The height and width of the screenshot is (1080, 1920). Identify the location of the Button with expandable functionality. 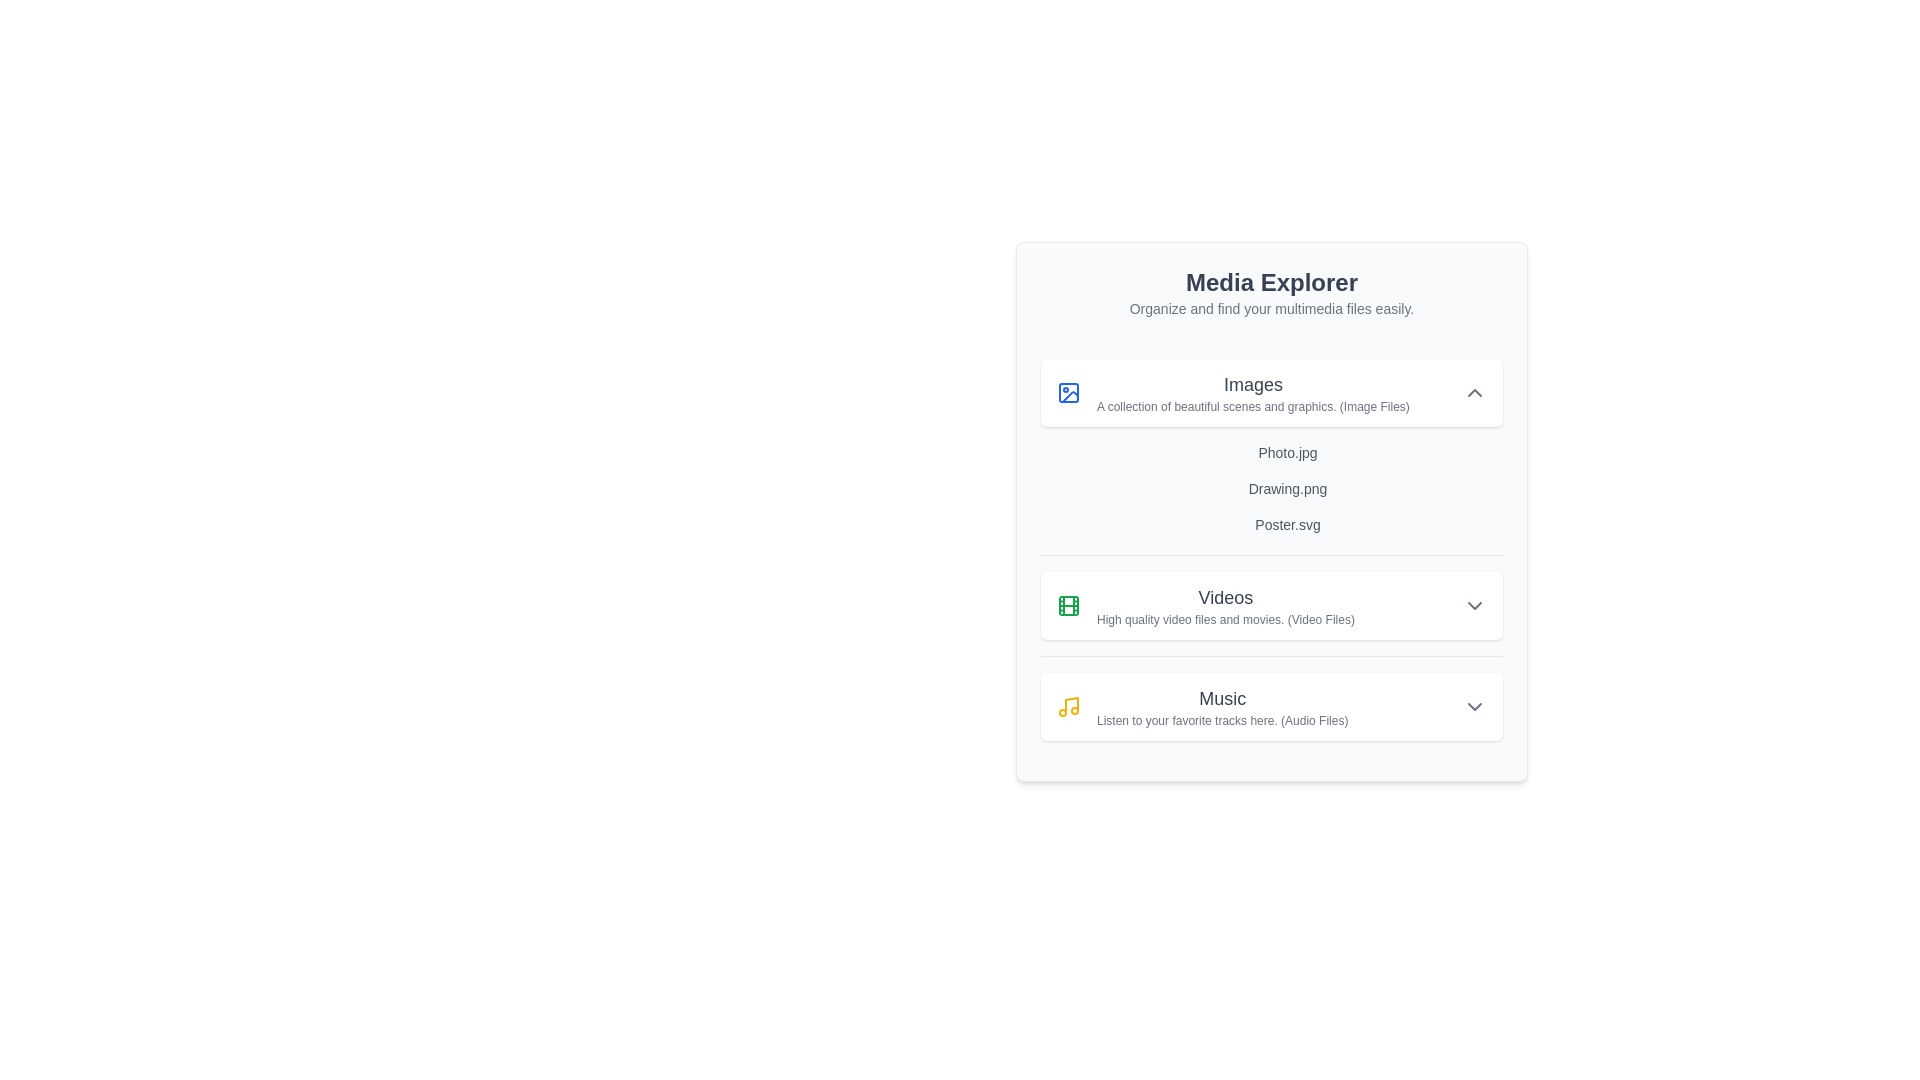
(1271, 705).